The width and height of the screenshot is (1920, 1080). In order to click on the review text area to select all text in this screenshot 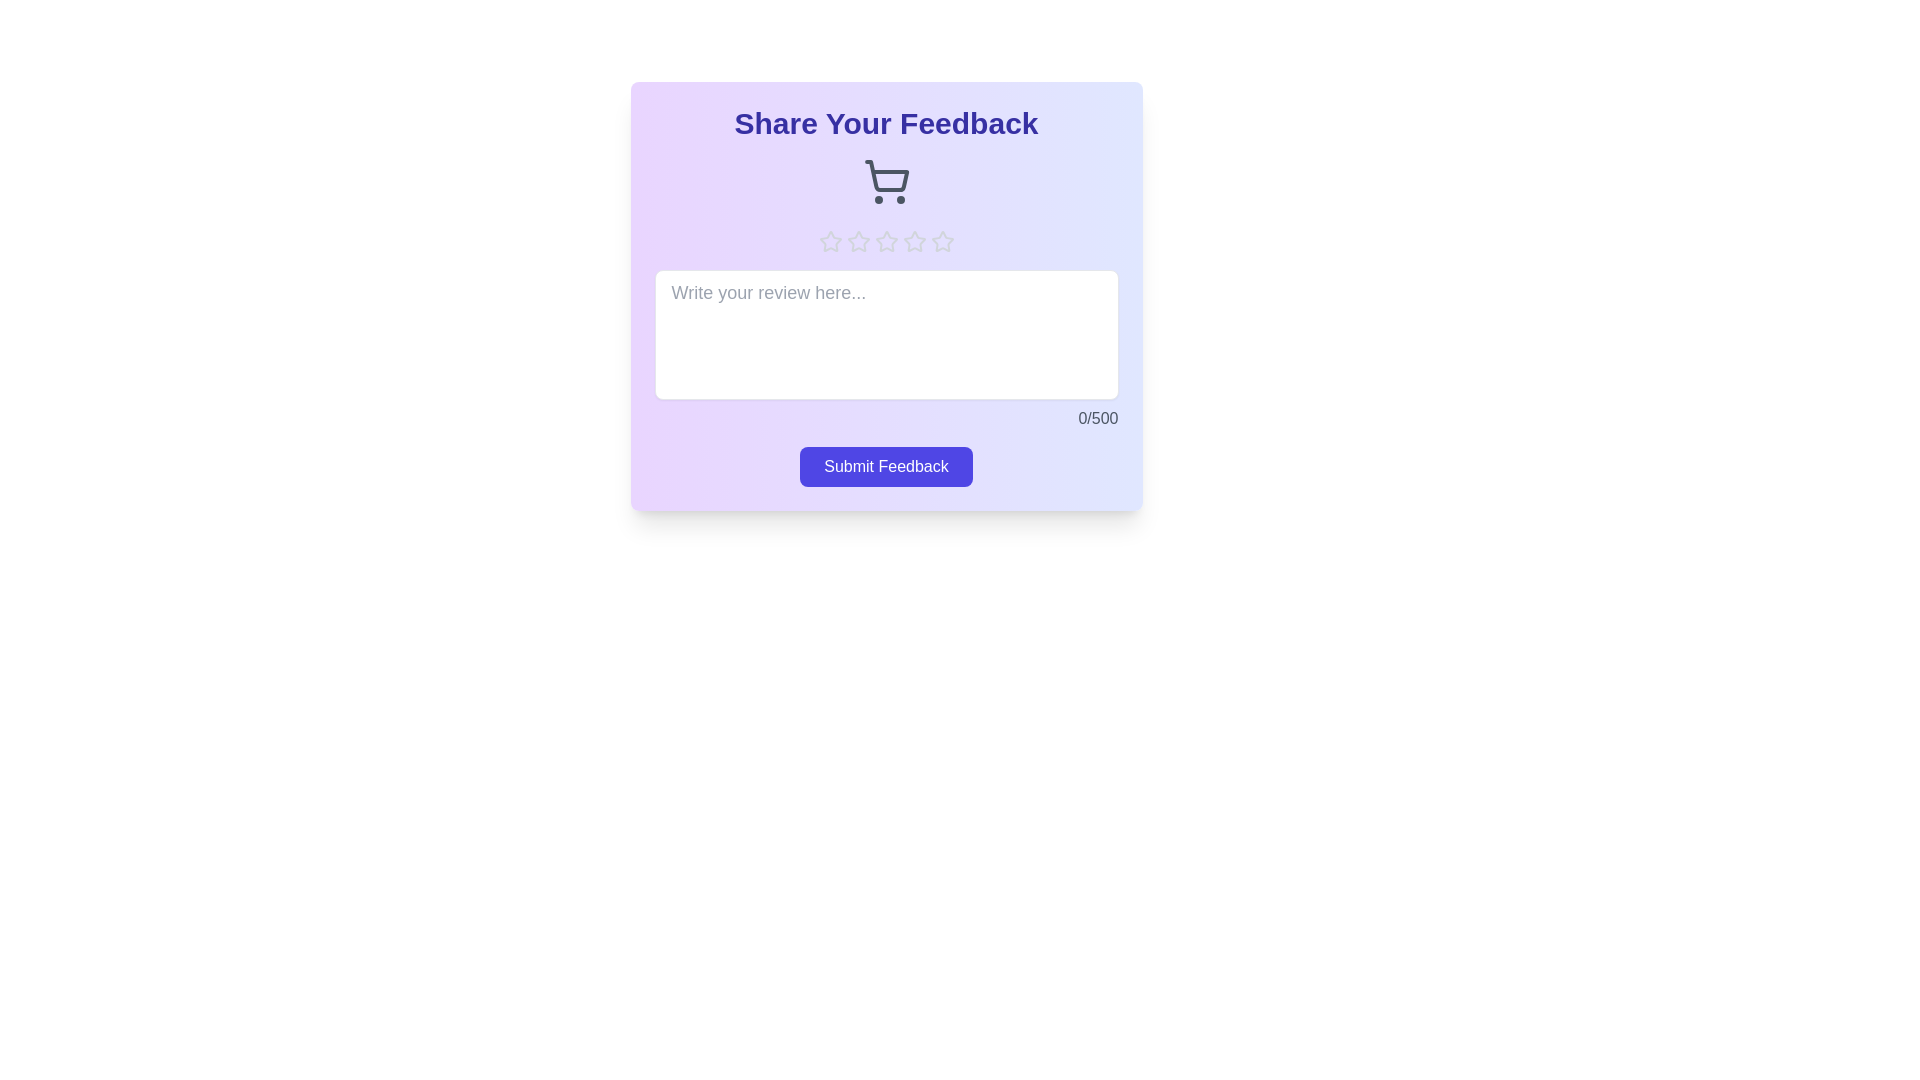, I will do `click(885, 334)`.